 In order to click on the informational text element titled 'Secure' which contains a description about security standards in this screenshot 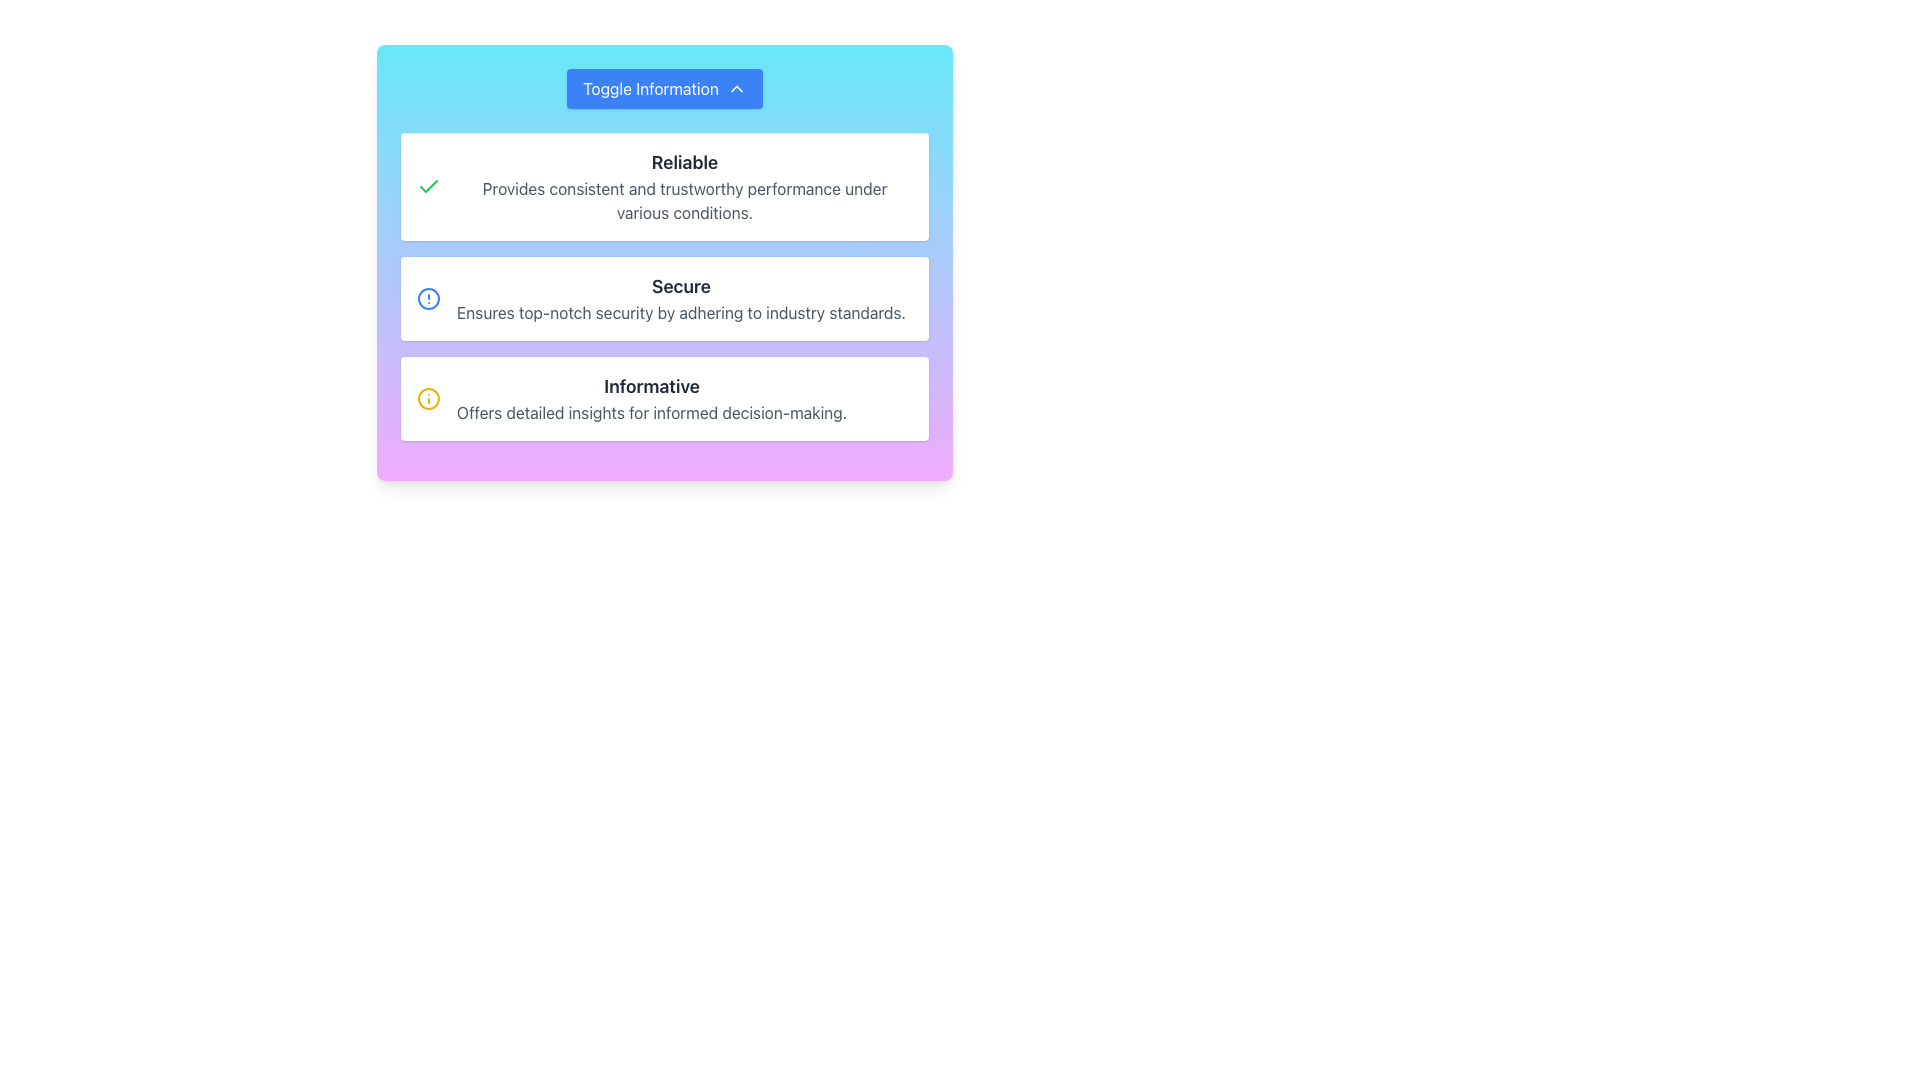, I will do `click(681, 299)`.